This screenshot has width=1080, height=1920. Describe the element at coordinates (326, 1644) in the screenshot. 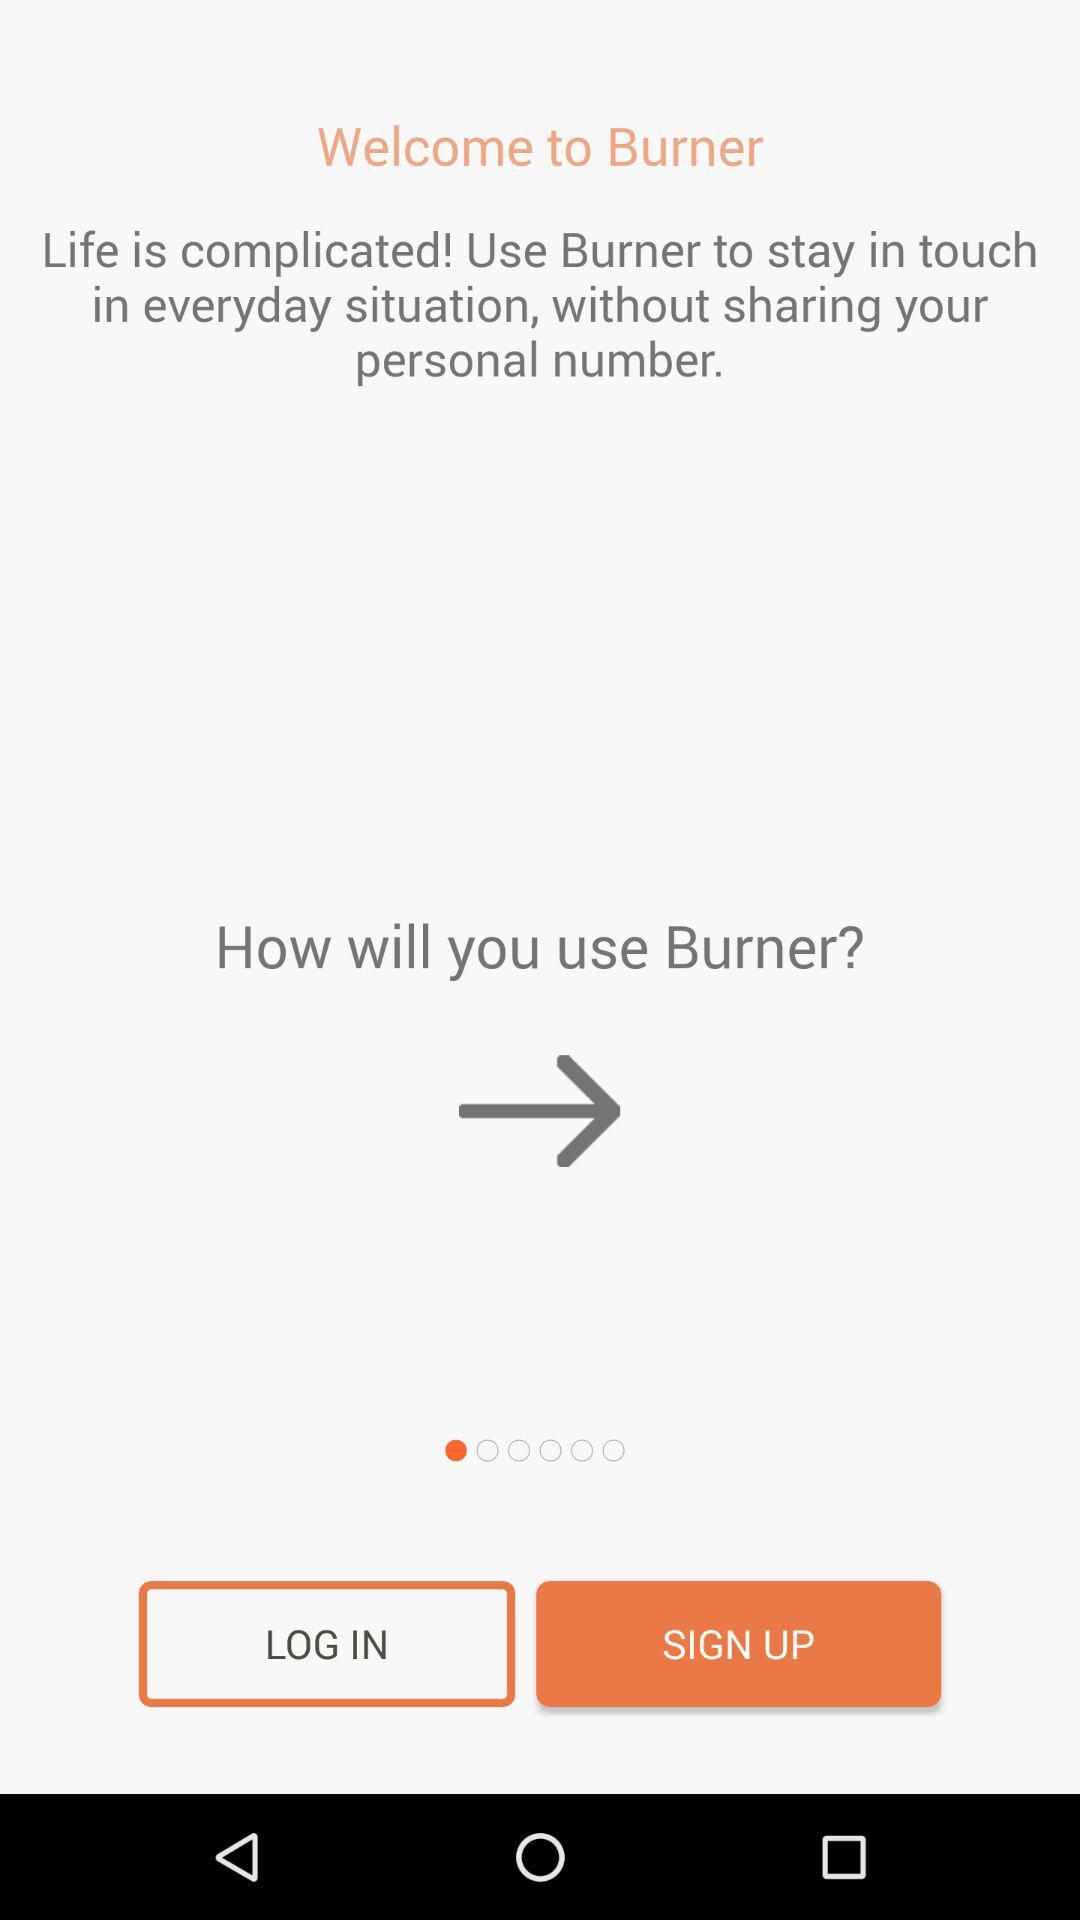

I see `icon at the bottom left corner` at that location.